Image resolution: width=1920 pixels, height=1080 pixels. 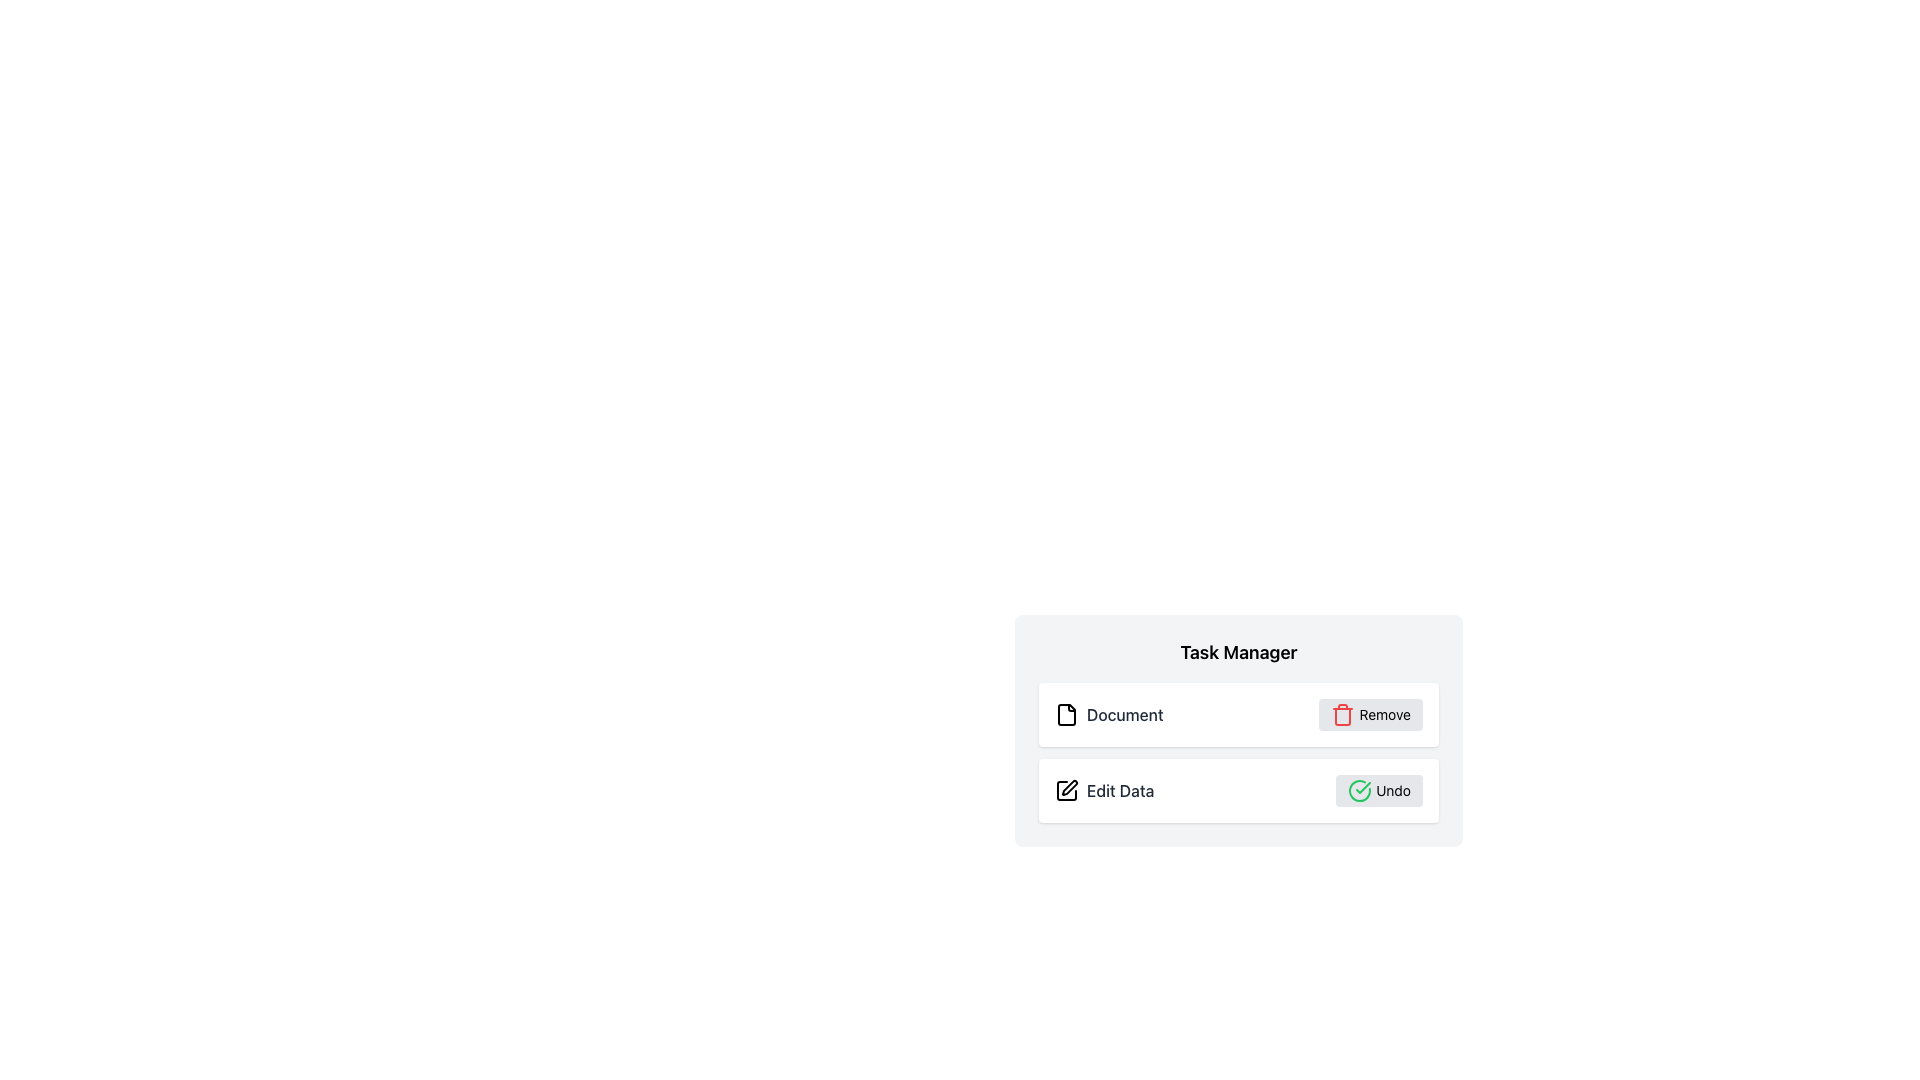 What do you see at coordinates (1069, 786) in the screenshot?
I see `the icon representing the 'Edit Data' button located at the bottom row of the Task Manager panel` at bounding box center [1069, 786].